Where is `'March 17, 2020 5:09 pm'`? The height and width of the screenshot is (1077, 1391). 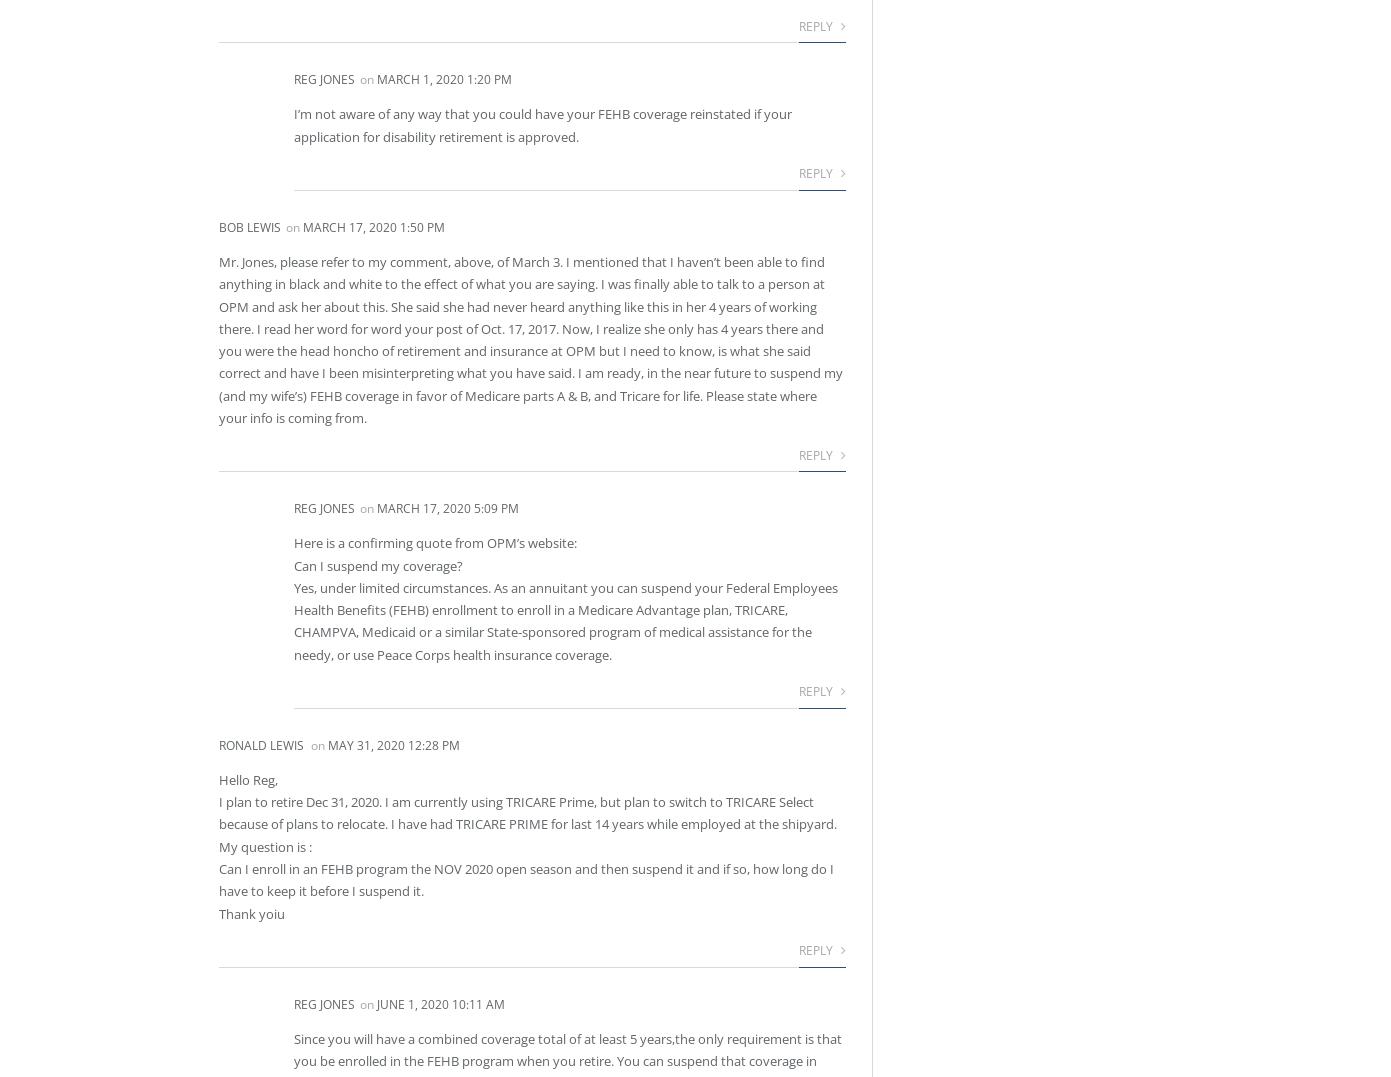 'March 17, 2020 5:09 pm' is located at coordinates (447, 507).